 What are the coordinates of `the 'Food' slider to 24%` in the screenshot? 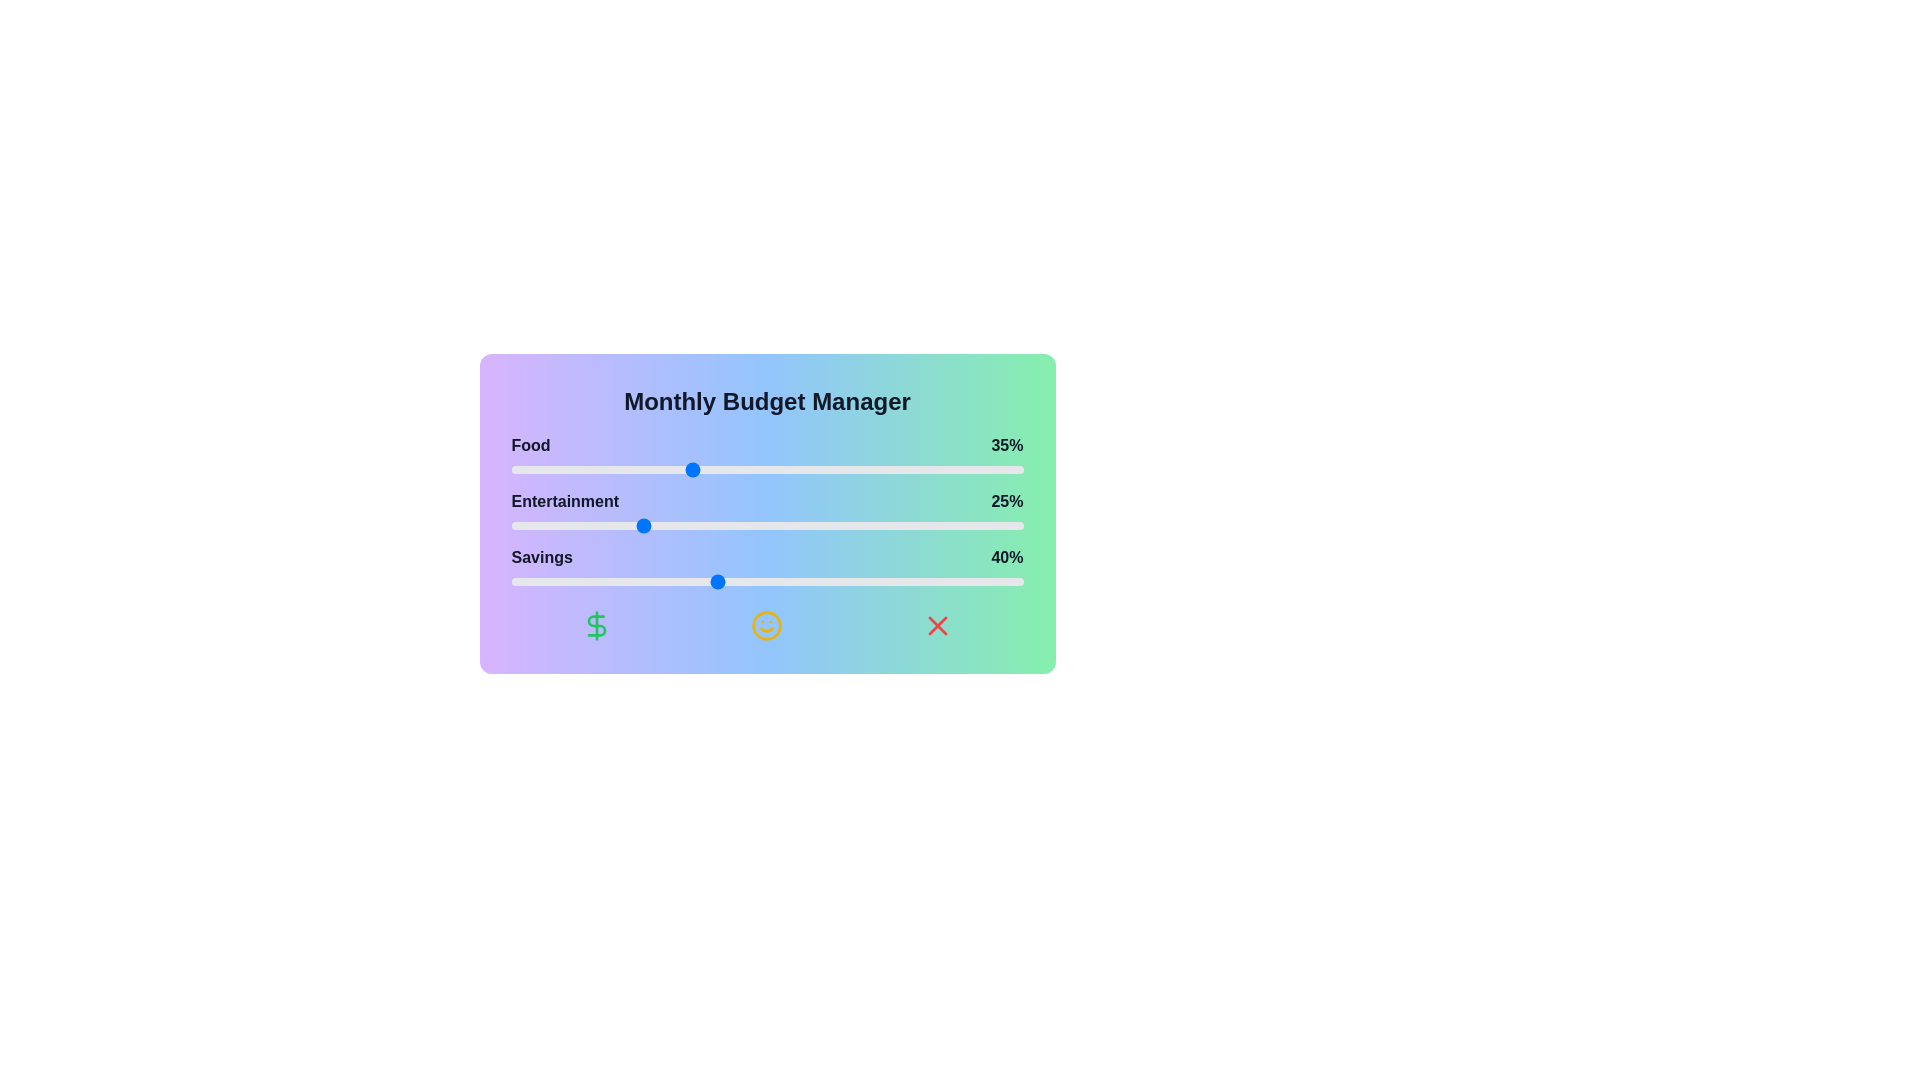 It's located at (633, 470).